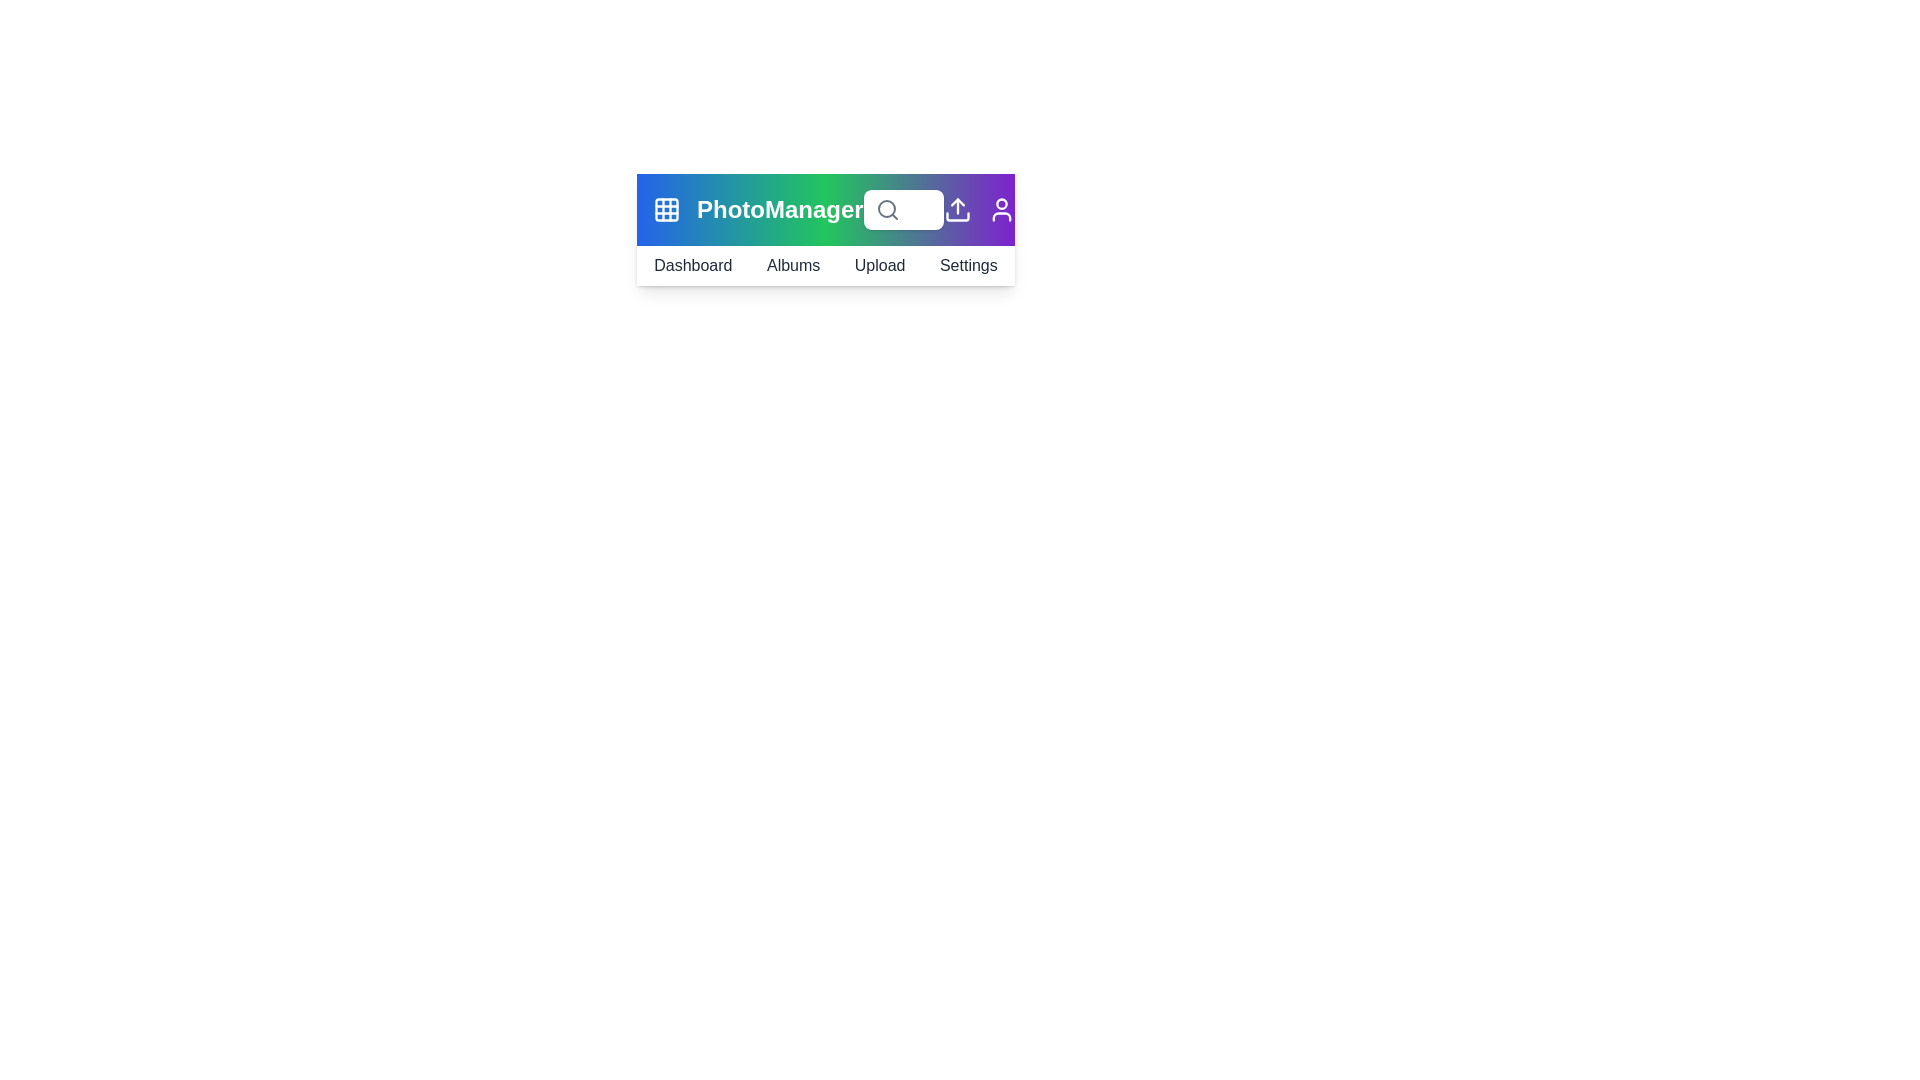 Image resolution: width=1920 pixels, height=1080 pixels. What do you see at coordinates (1001, 209) in the screenshot?
I see `the user icon to access user settings` at bounding box center [1001, 209].